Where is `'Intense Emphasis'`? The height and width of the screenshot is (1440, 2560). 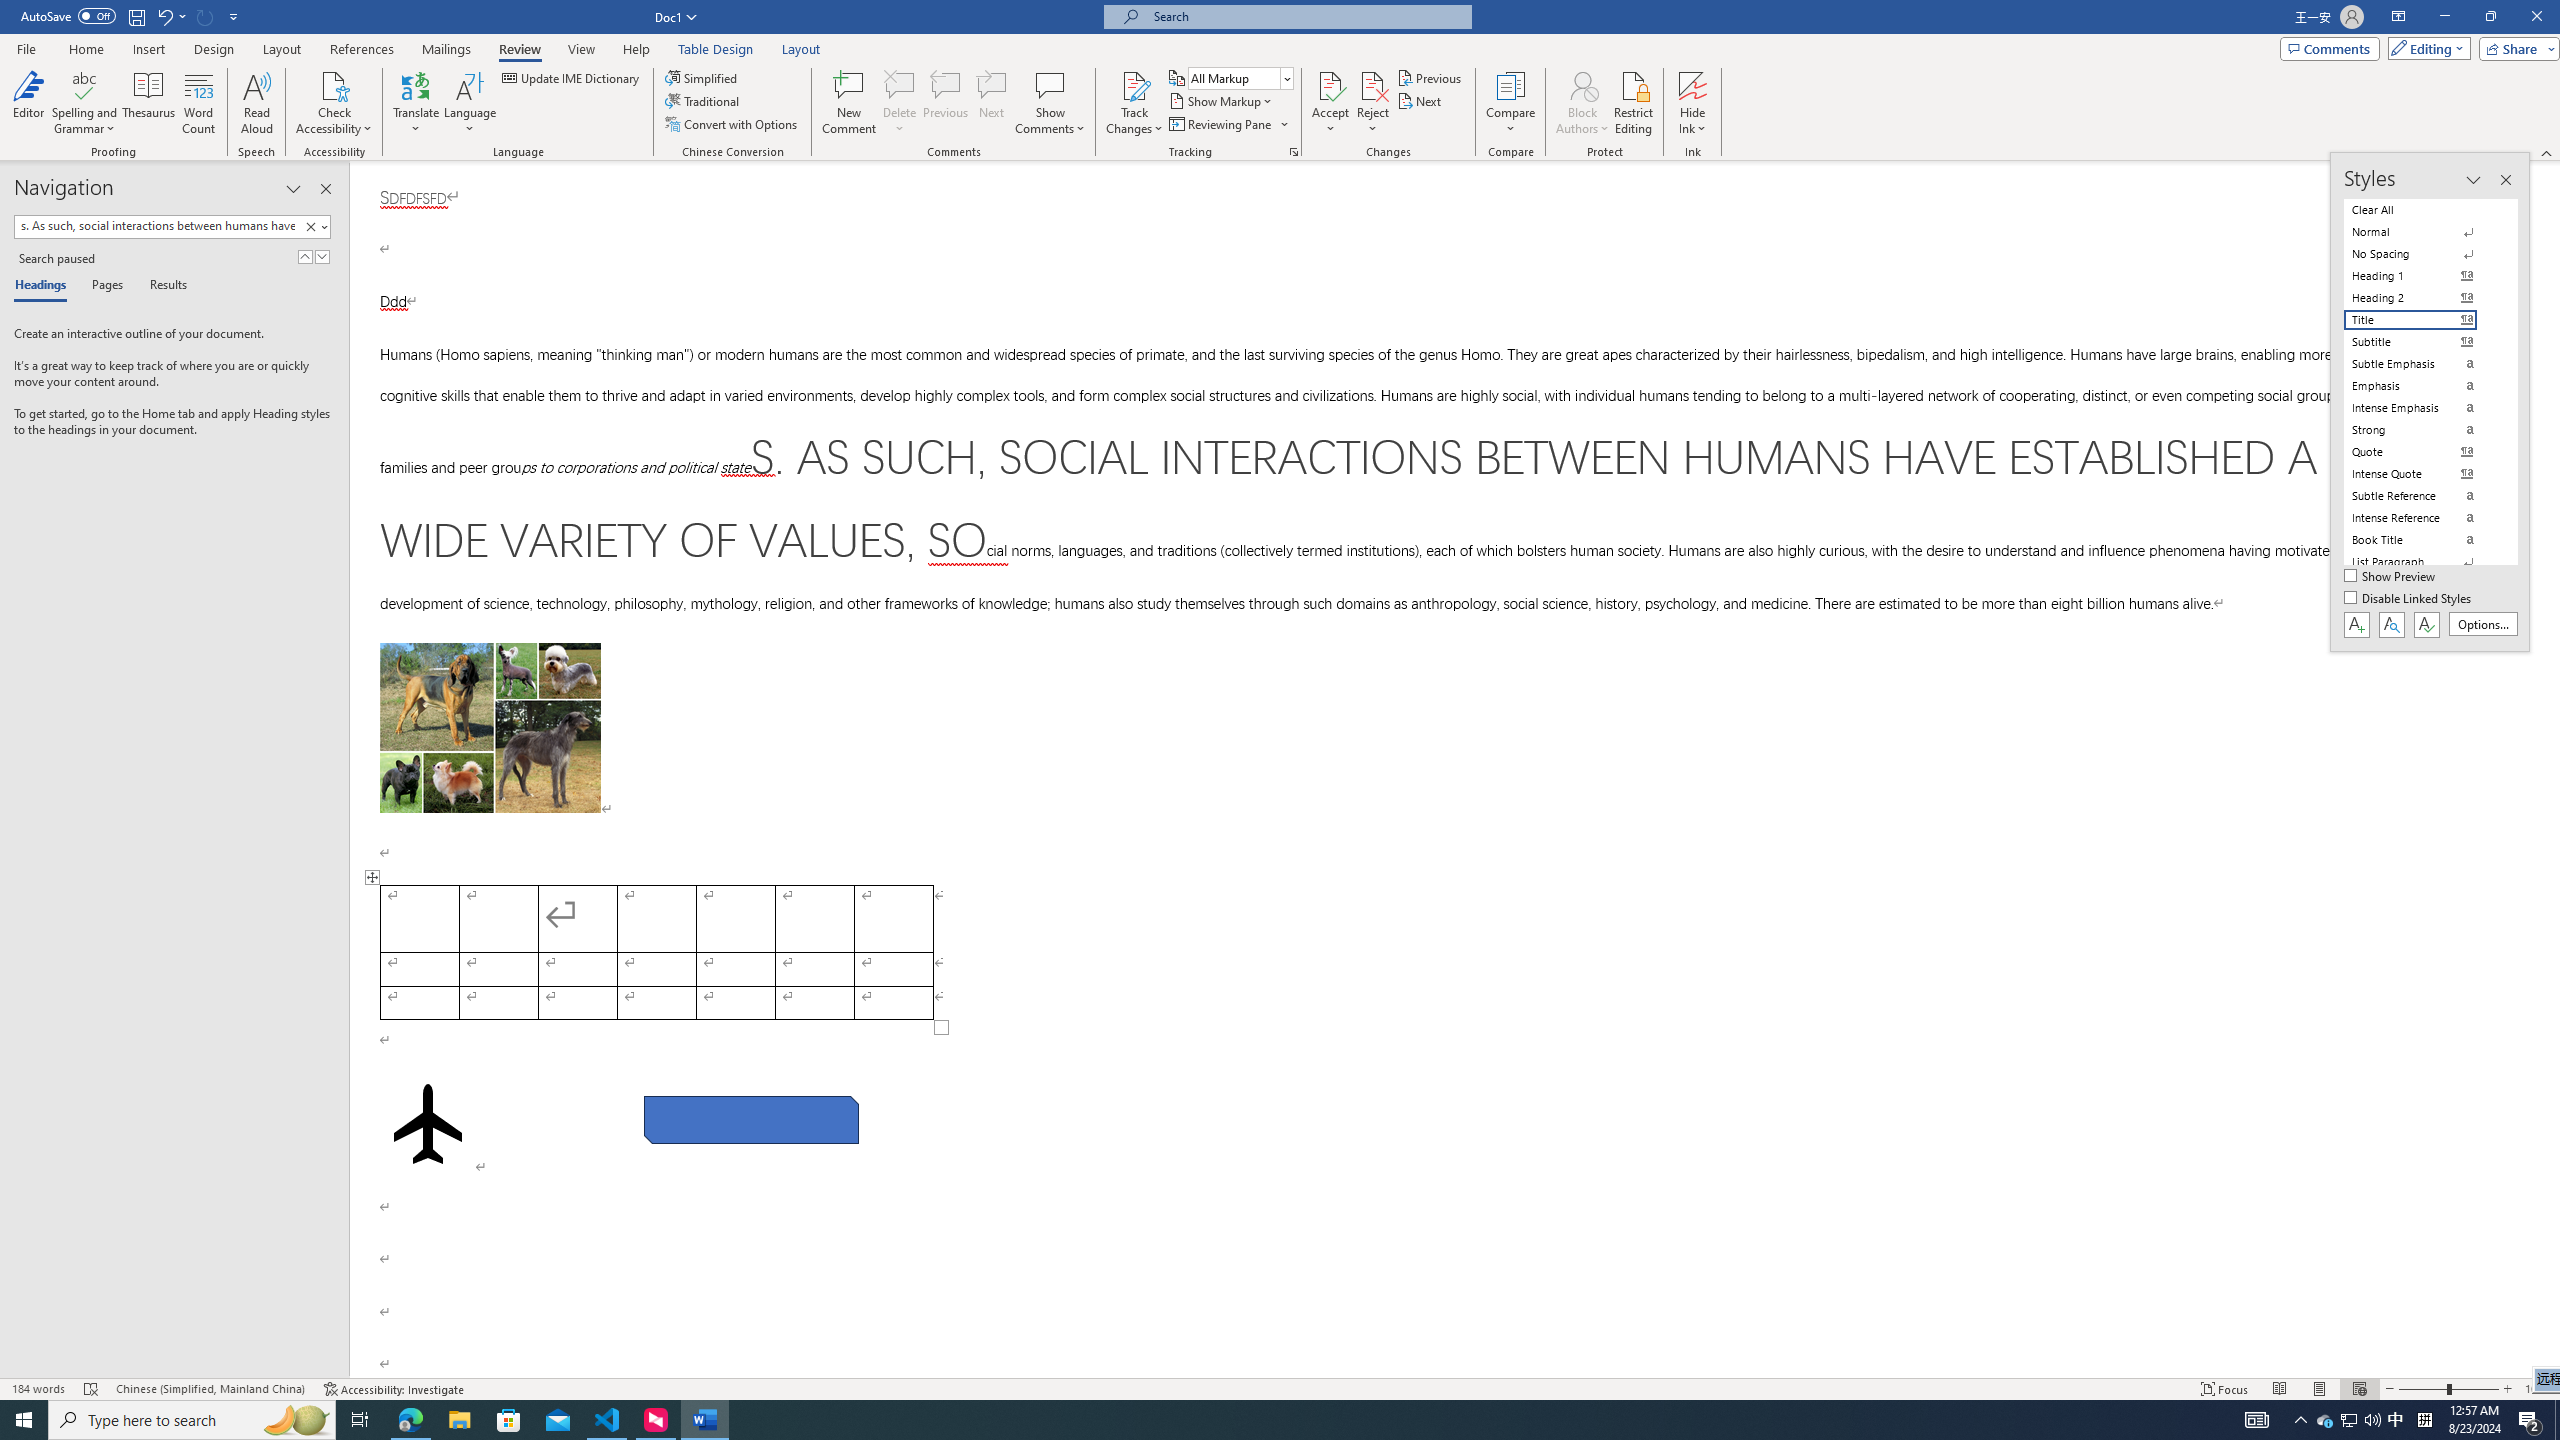 'Intense Emphasis' is located at coordinates (2422, 407).